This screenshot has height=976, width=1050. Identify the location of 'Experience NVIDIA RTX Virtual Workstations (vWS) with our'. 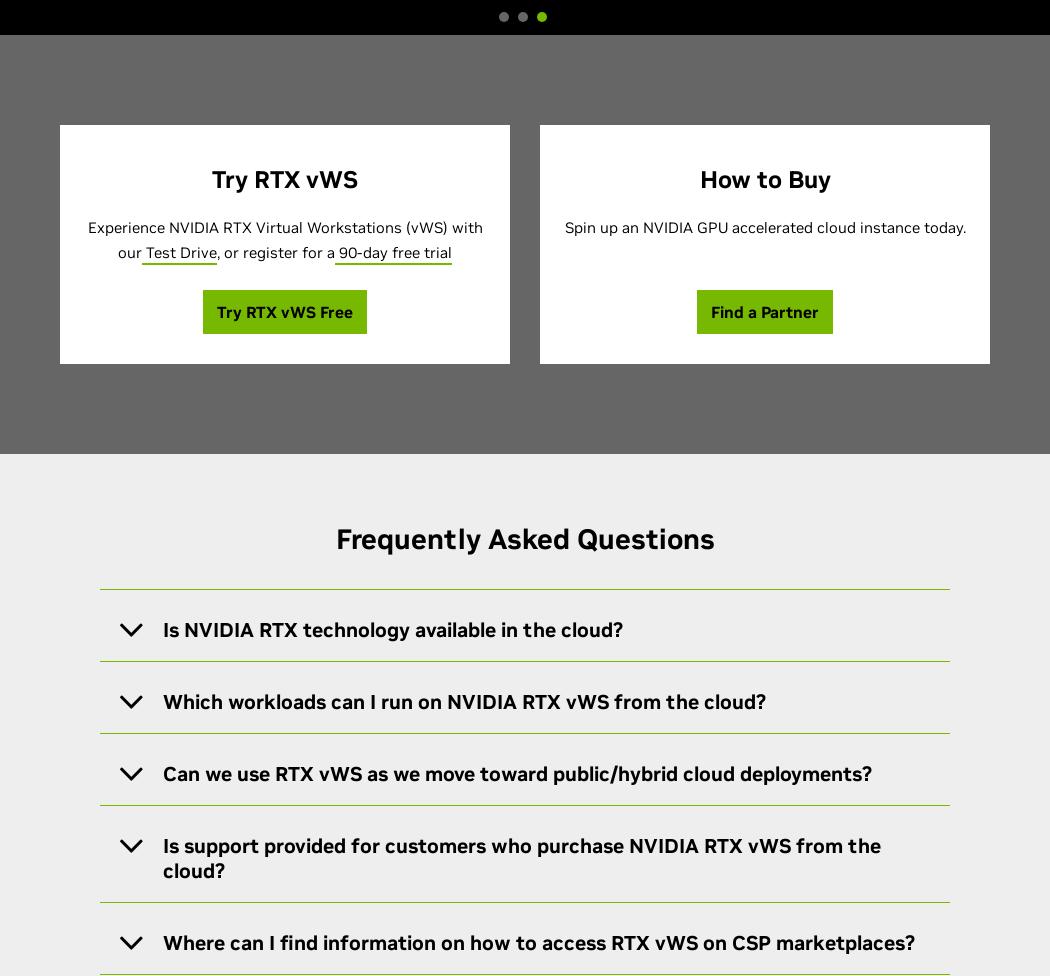
(87, 238).